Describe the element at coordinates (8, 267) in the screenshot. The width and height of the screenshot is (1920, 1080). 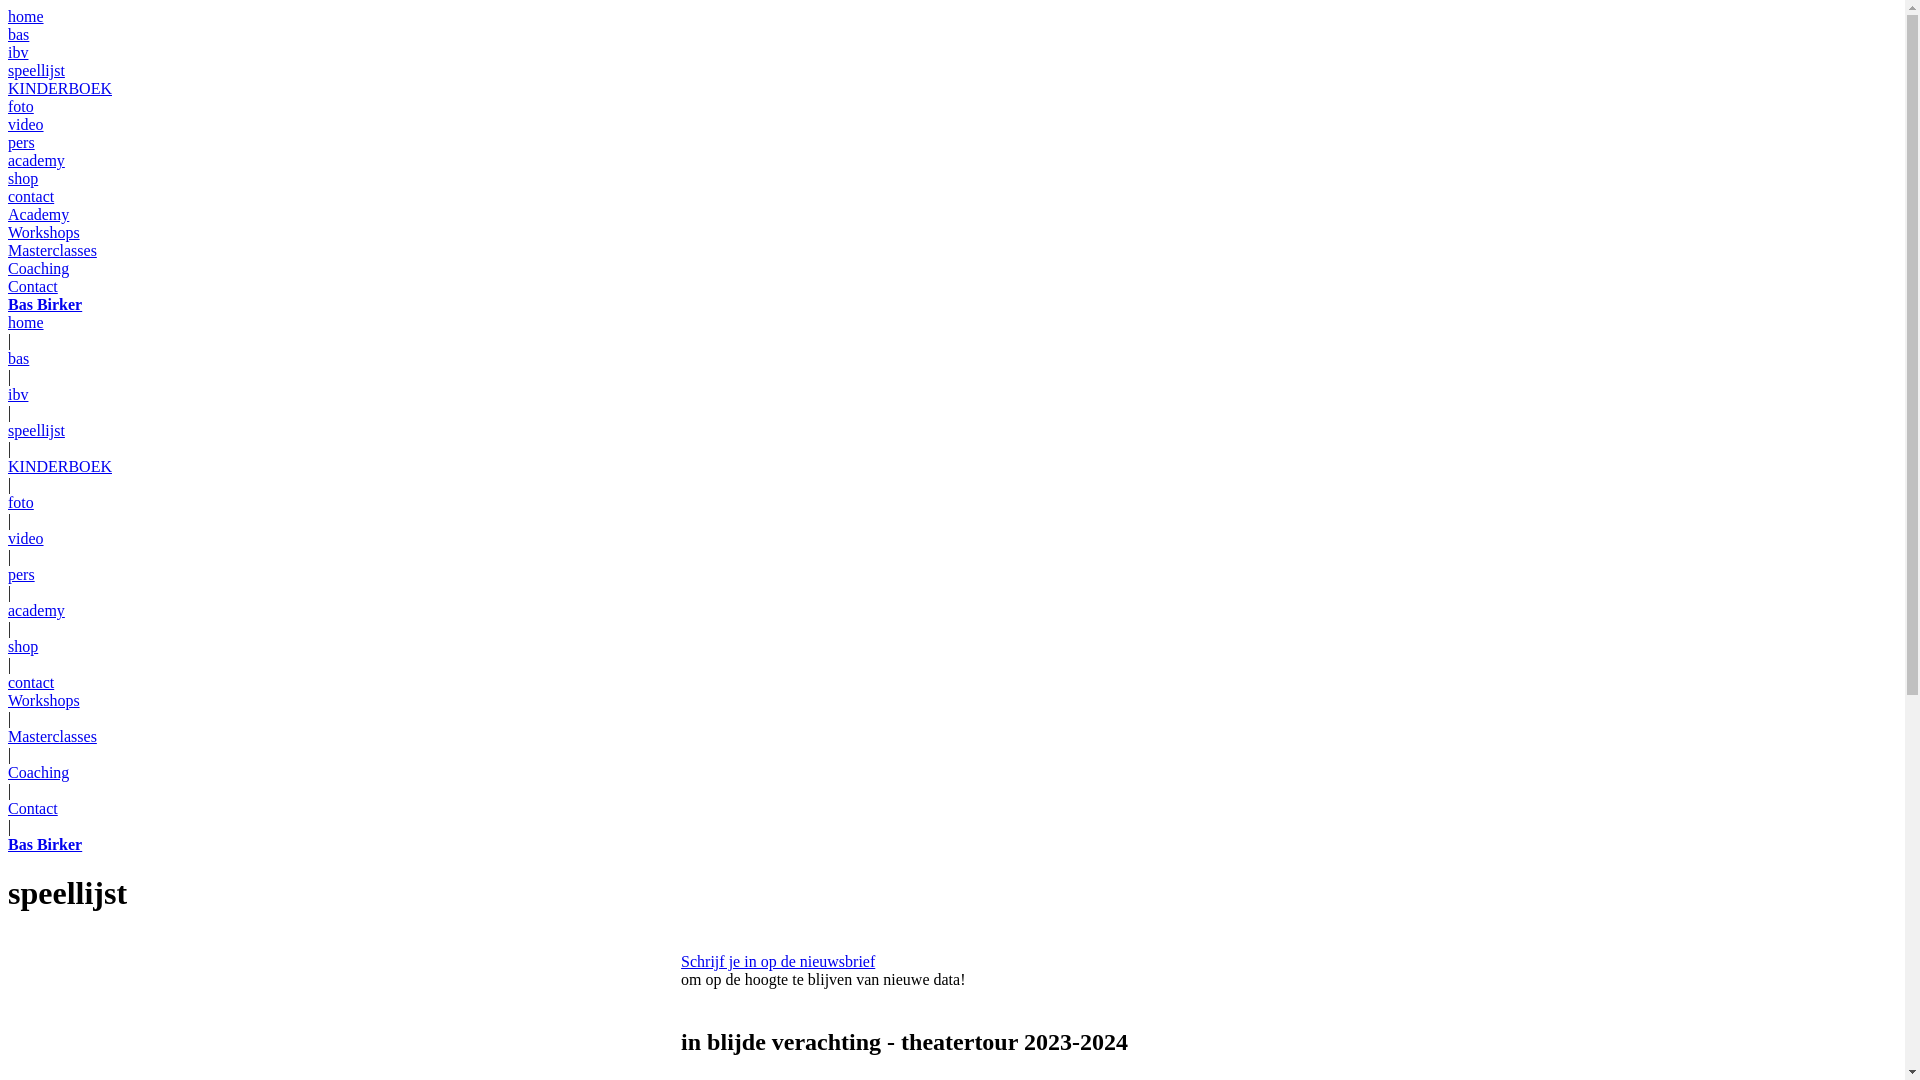
I see `'Coaching'` at that location.